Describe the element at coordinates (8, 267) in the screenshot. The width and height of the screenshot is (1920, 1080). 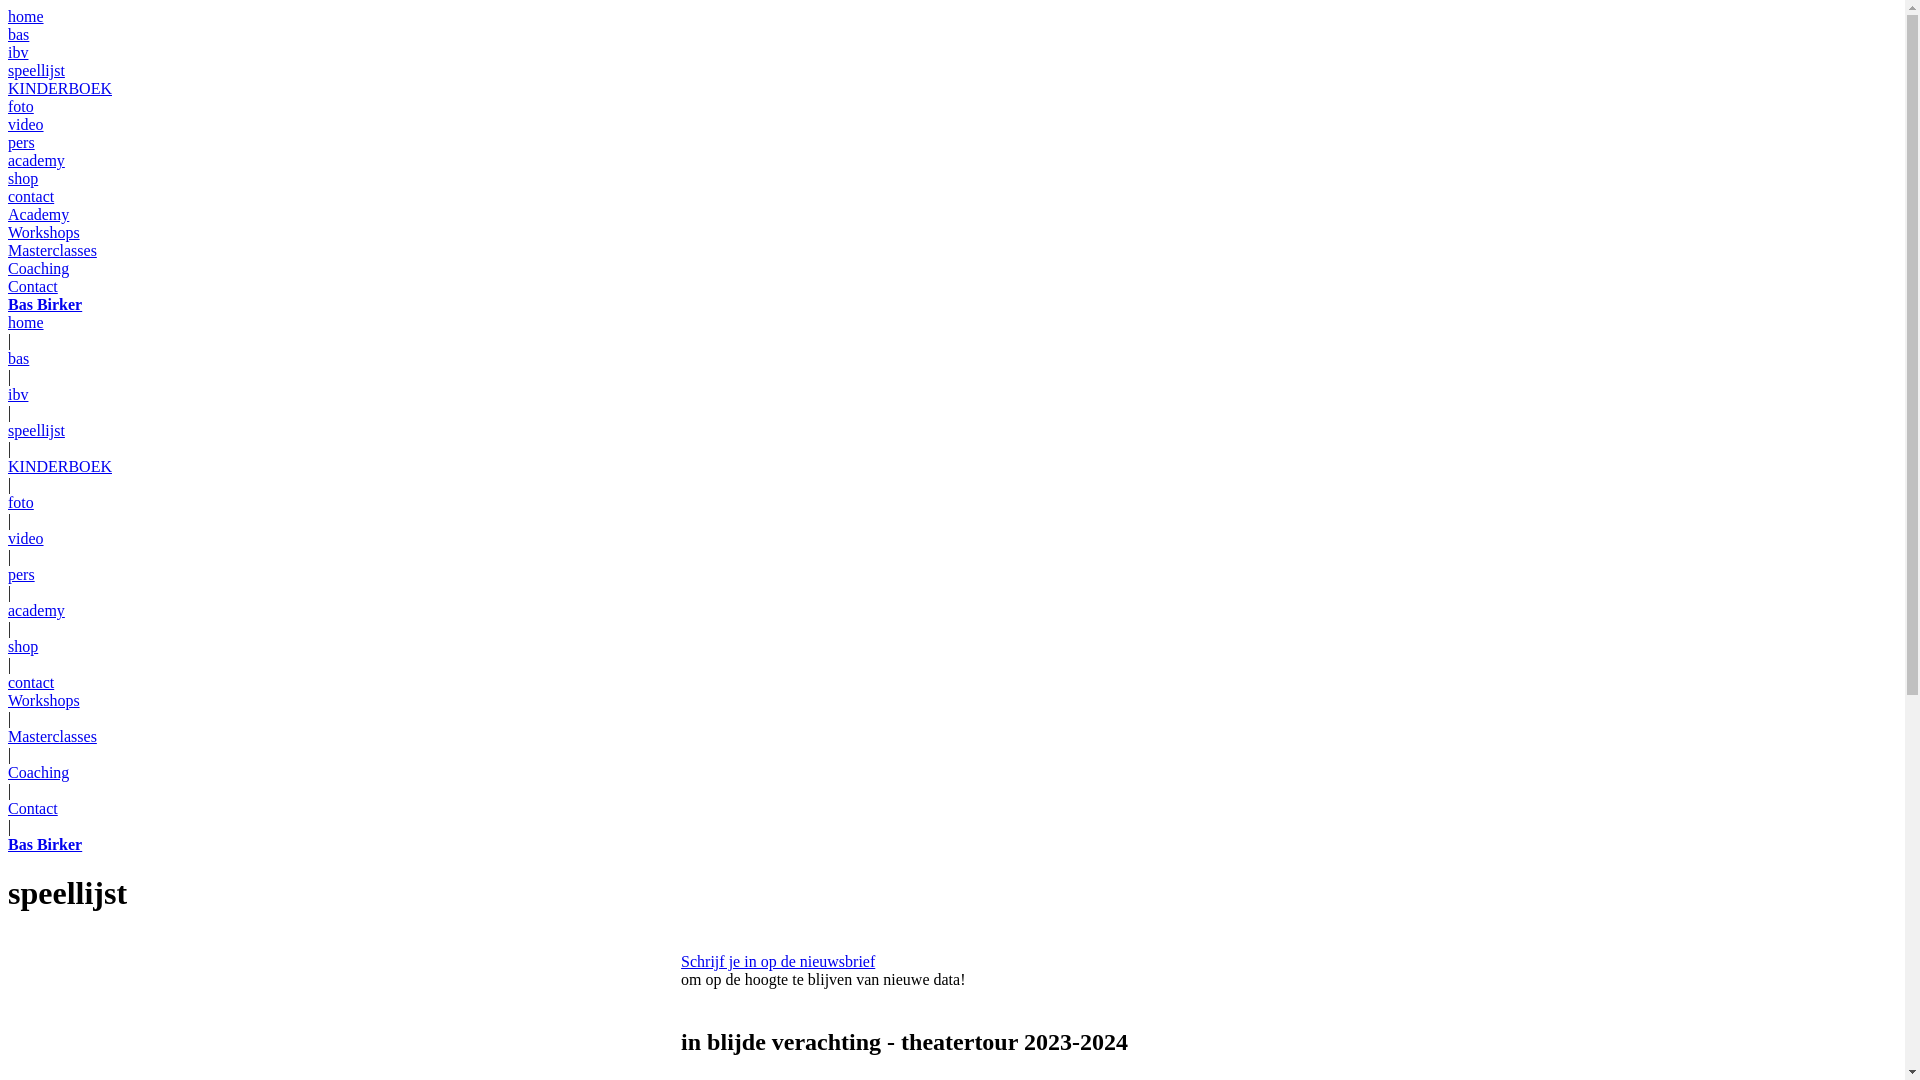
I see `'Coaching'` at that location.